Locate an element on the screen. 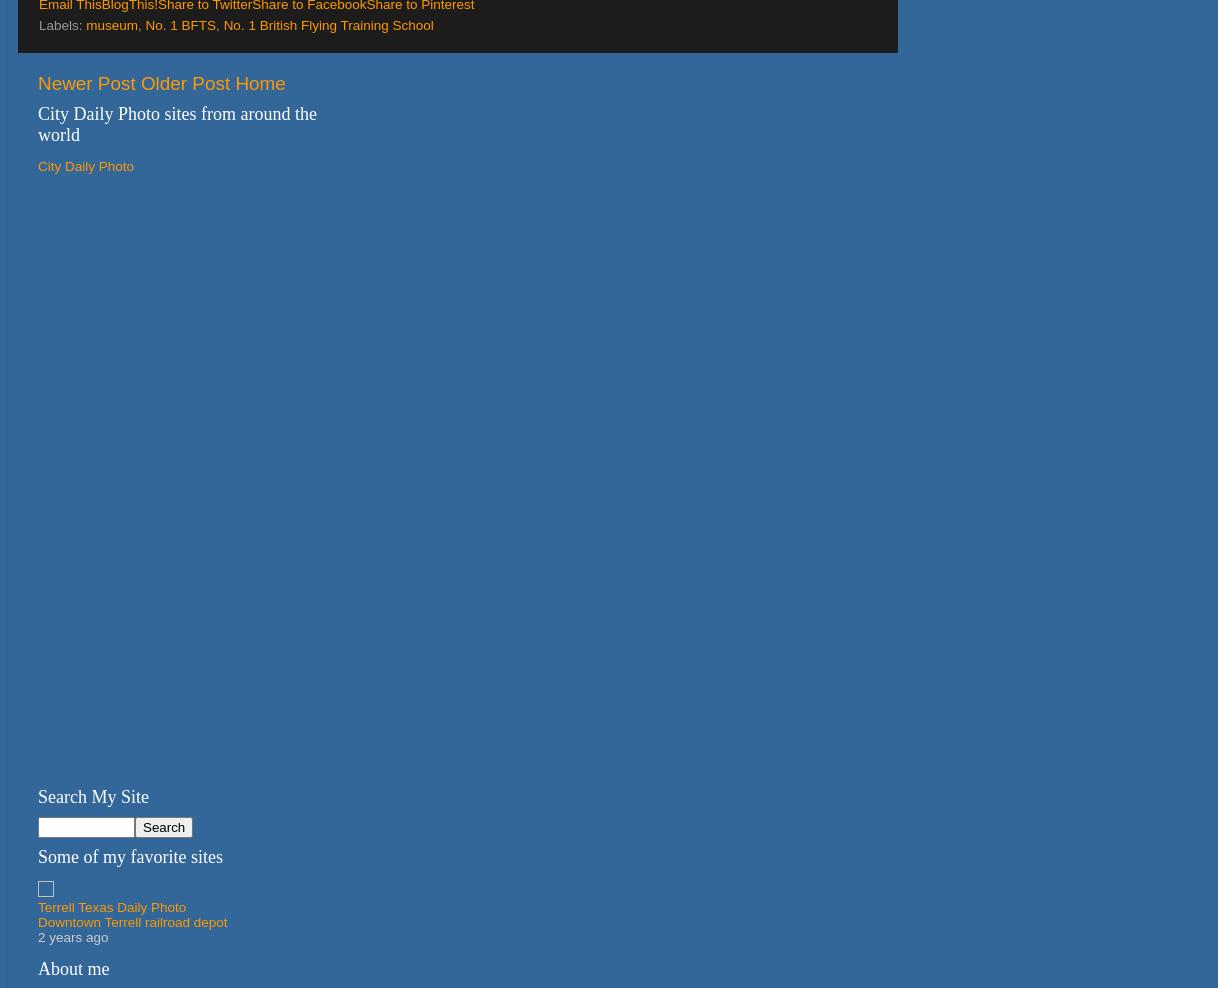 The width and height of the screenshot is (1218, 988). 'Older Post' is located at coordinates (185, 82).